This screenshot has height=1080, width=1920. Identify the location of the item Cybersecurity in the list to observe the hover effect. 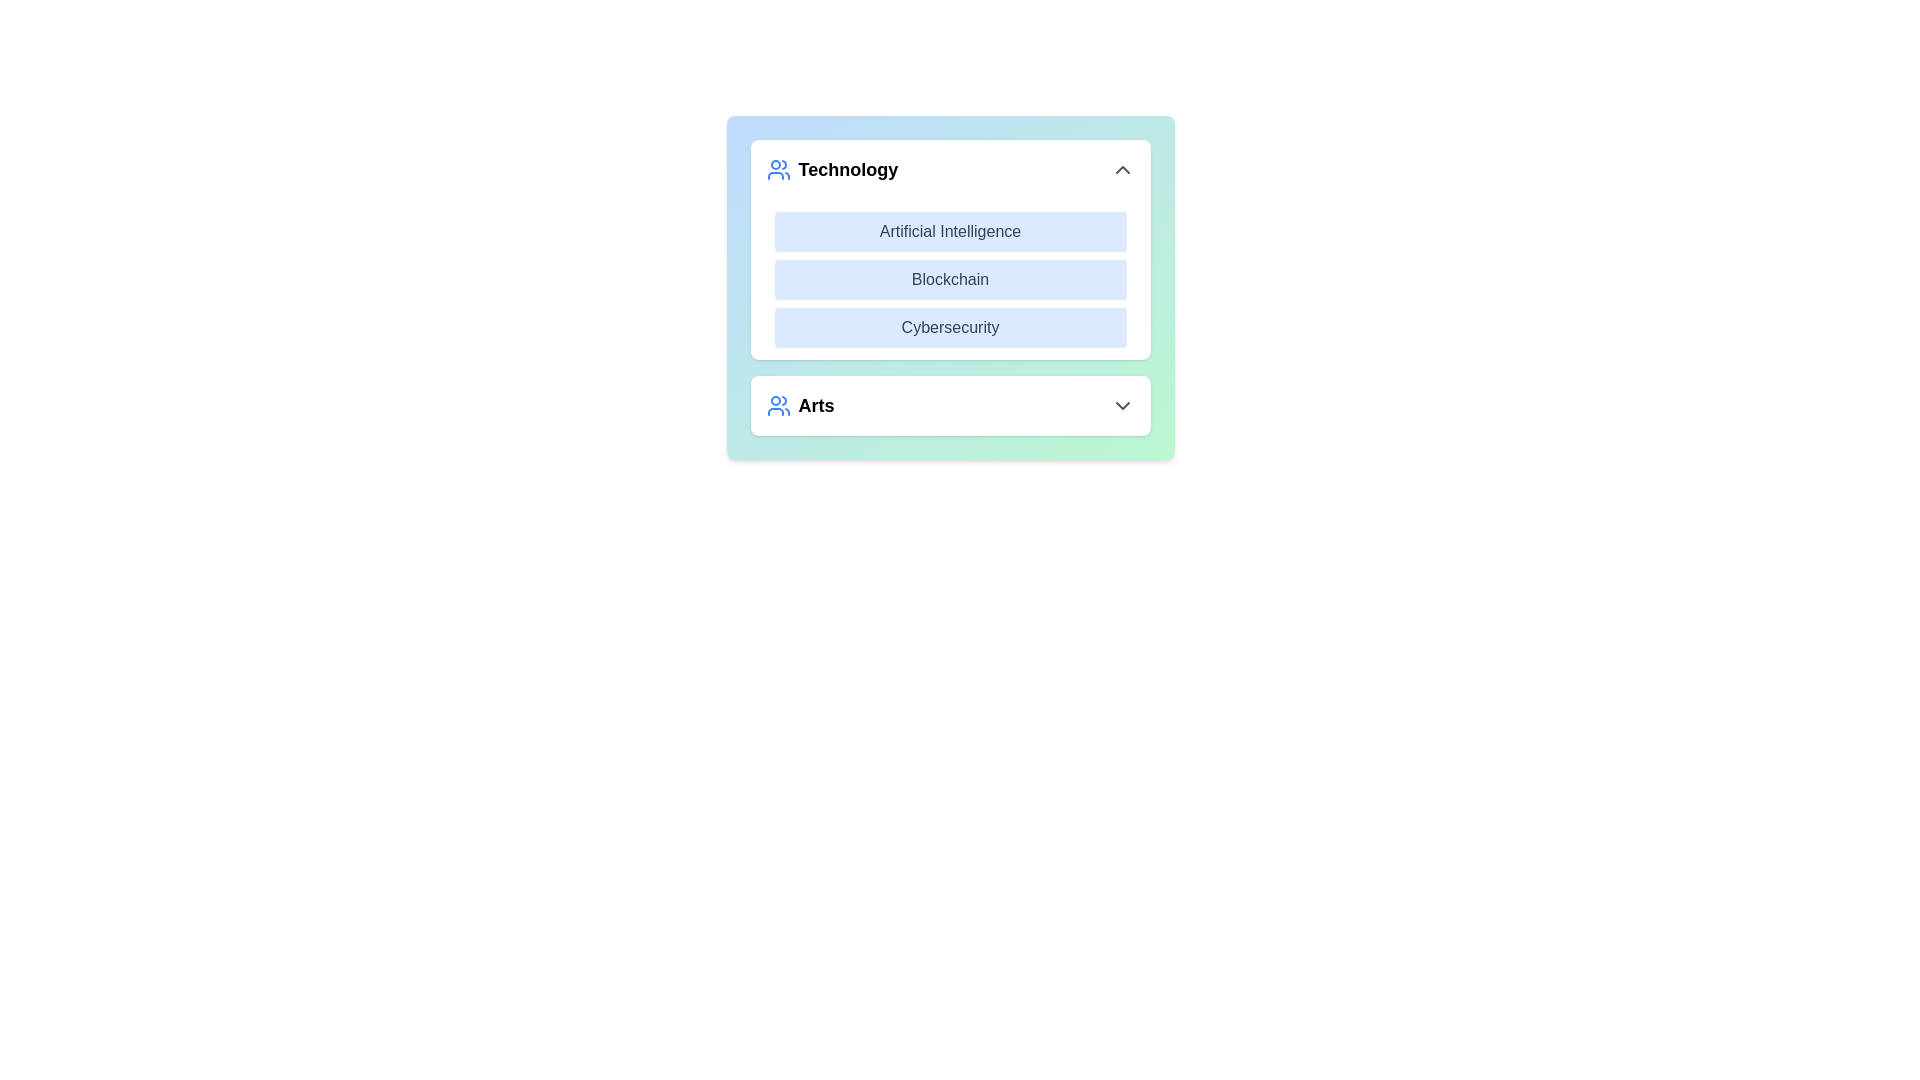
(949, 326).